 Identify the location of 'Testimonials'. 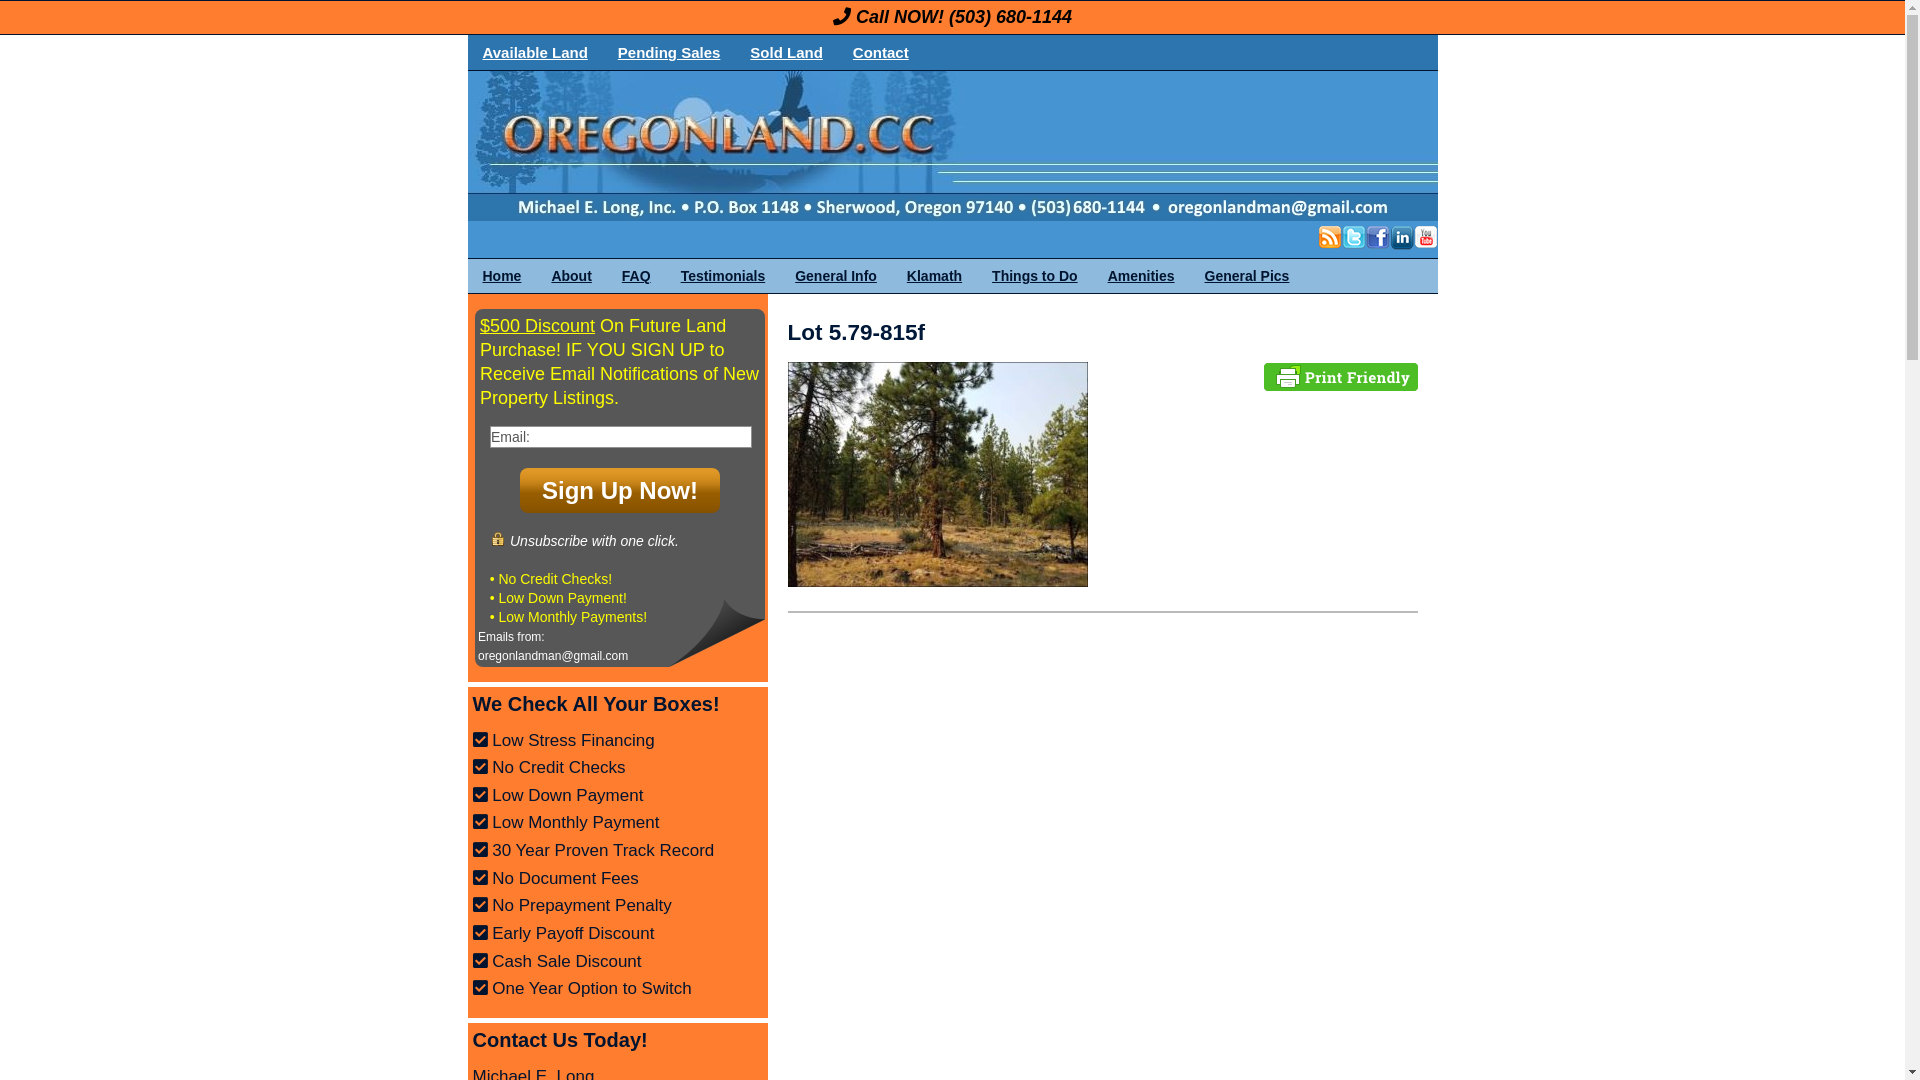
(722, 276).